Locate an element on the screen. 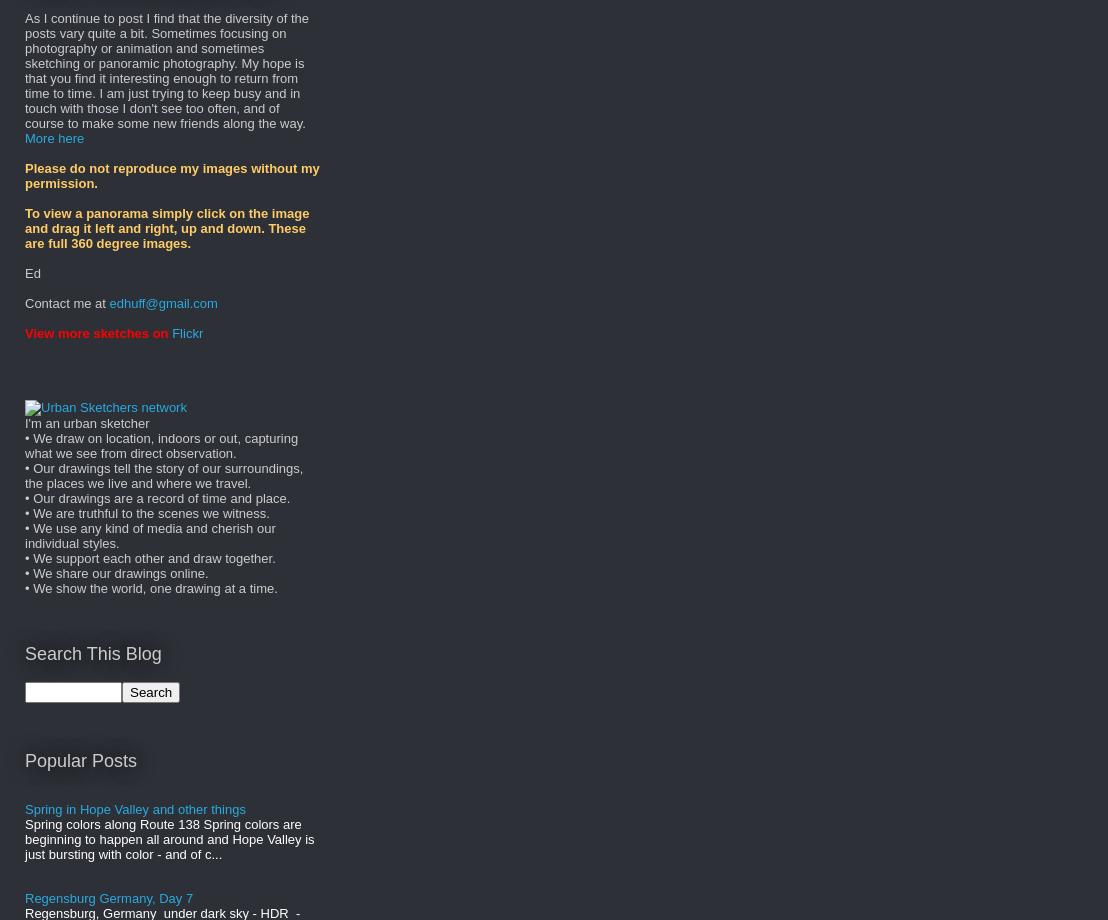 This screenshot has height=920, width=1108. 'As I continue to post I find that the diversity of the posts vary quite a bit. Sometimes focusing on photography or animation and sometimes sketching or panoramic photography. My hope is that you find it interesting enough to return from time to time. I am just trying to keep busy and in touch with those I don't see too often, and of course to make some new friends along the way.' is located at coordinates (165, 71).